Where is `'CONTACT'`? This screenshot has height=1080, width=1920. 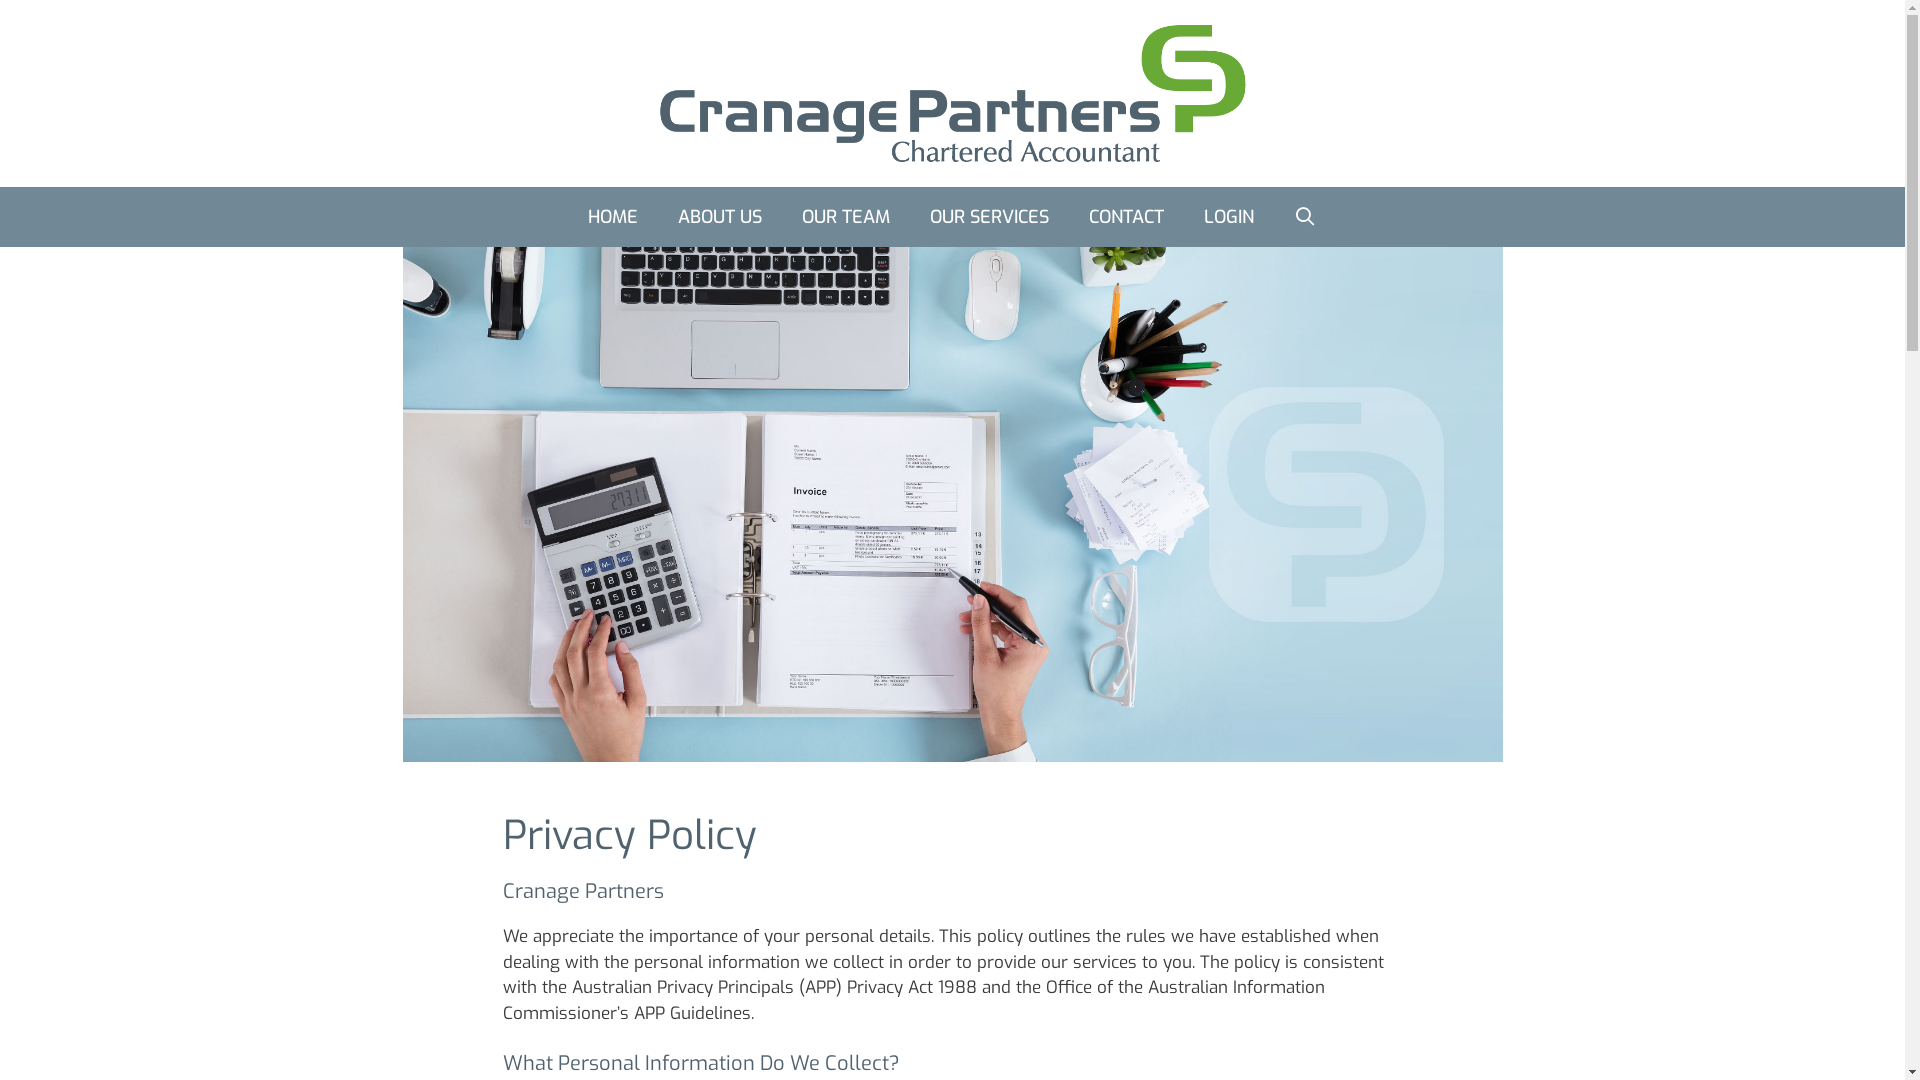
'CONTACT' is located at coordinates (1126, 216).